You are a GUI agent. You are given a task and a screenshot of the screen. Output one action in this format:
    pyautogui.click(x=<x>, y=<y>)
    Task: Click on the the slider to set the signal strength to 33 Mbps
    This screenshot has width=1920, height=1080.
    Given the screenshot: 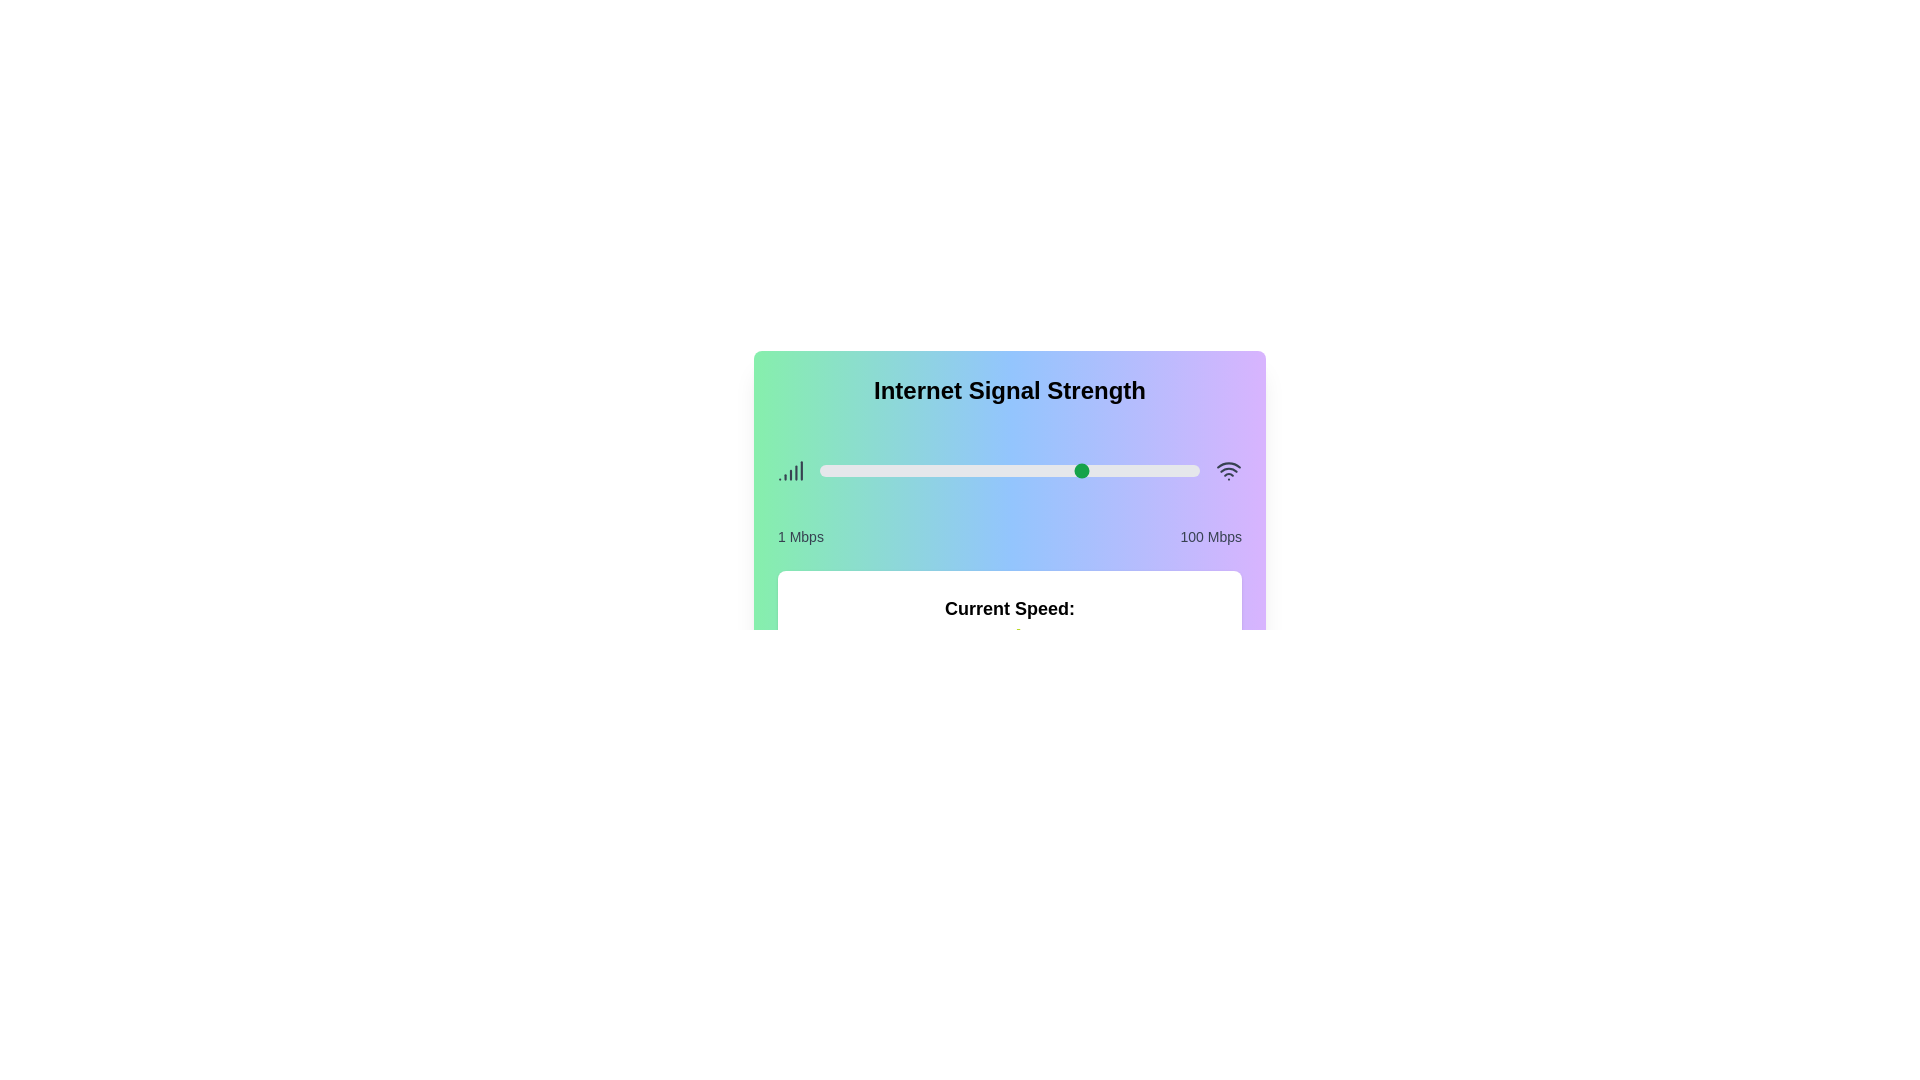 What is the action you would take?
    pyautogui.click(x=941, y=470)
    